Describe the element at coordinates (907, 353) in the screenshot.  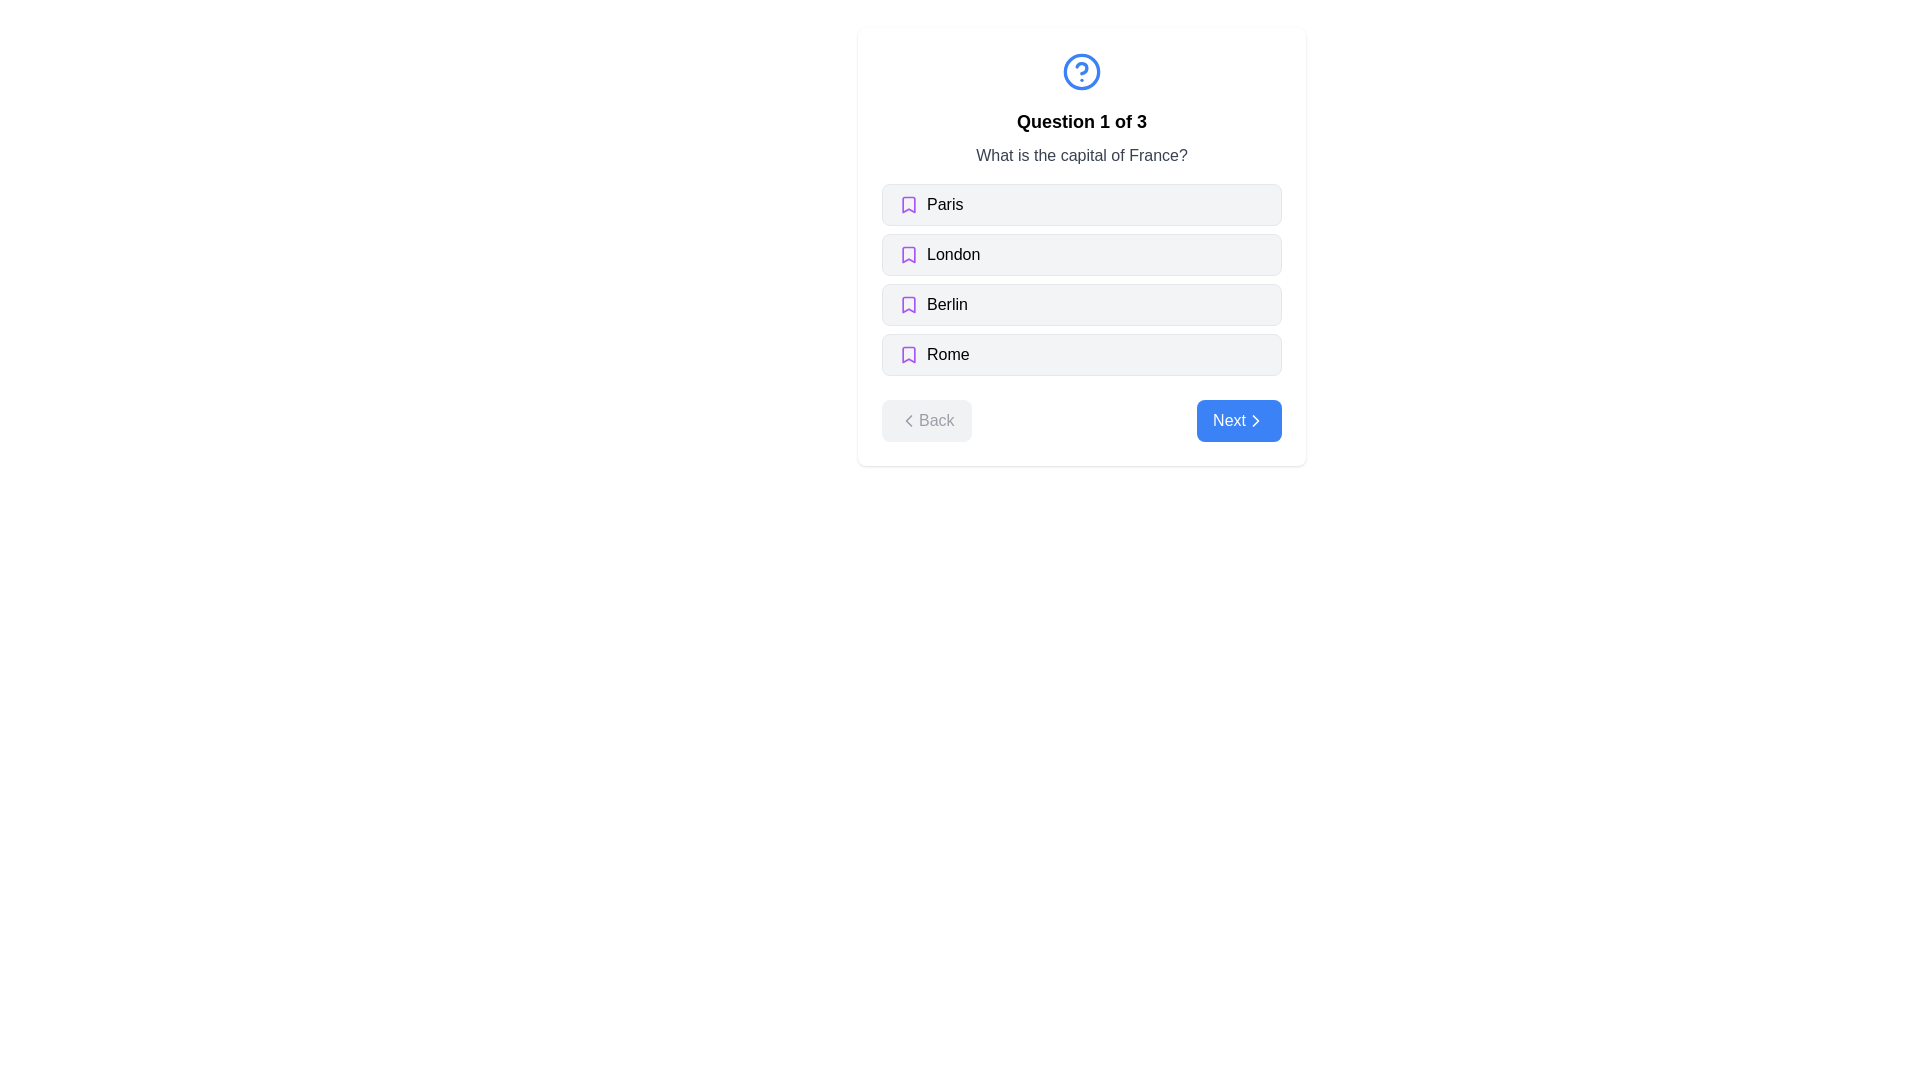
I see `the decorative icon next to the 'Rome' option in the vertical list of options, indicating it is marked as significant or favorite by the user` at that location.